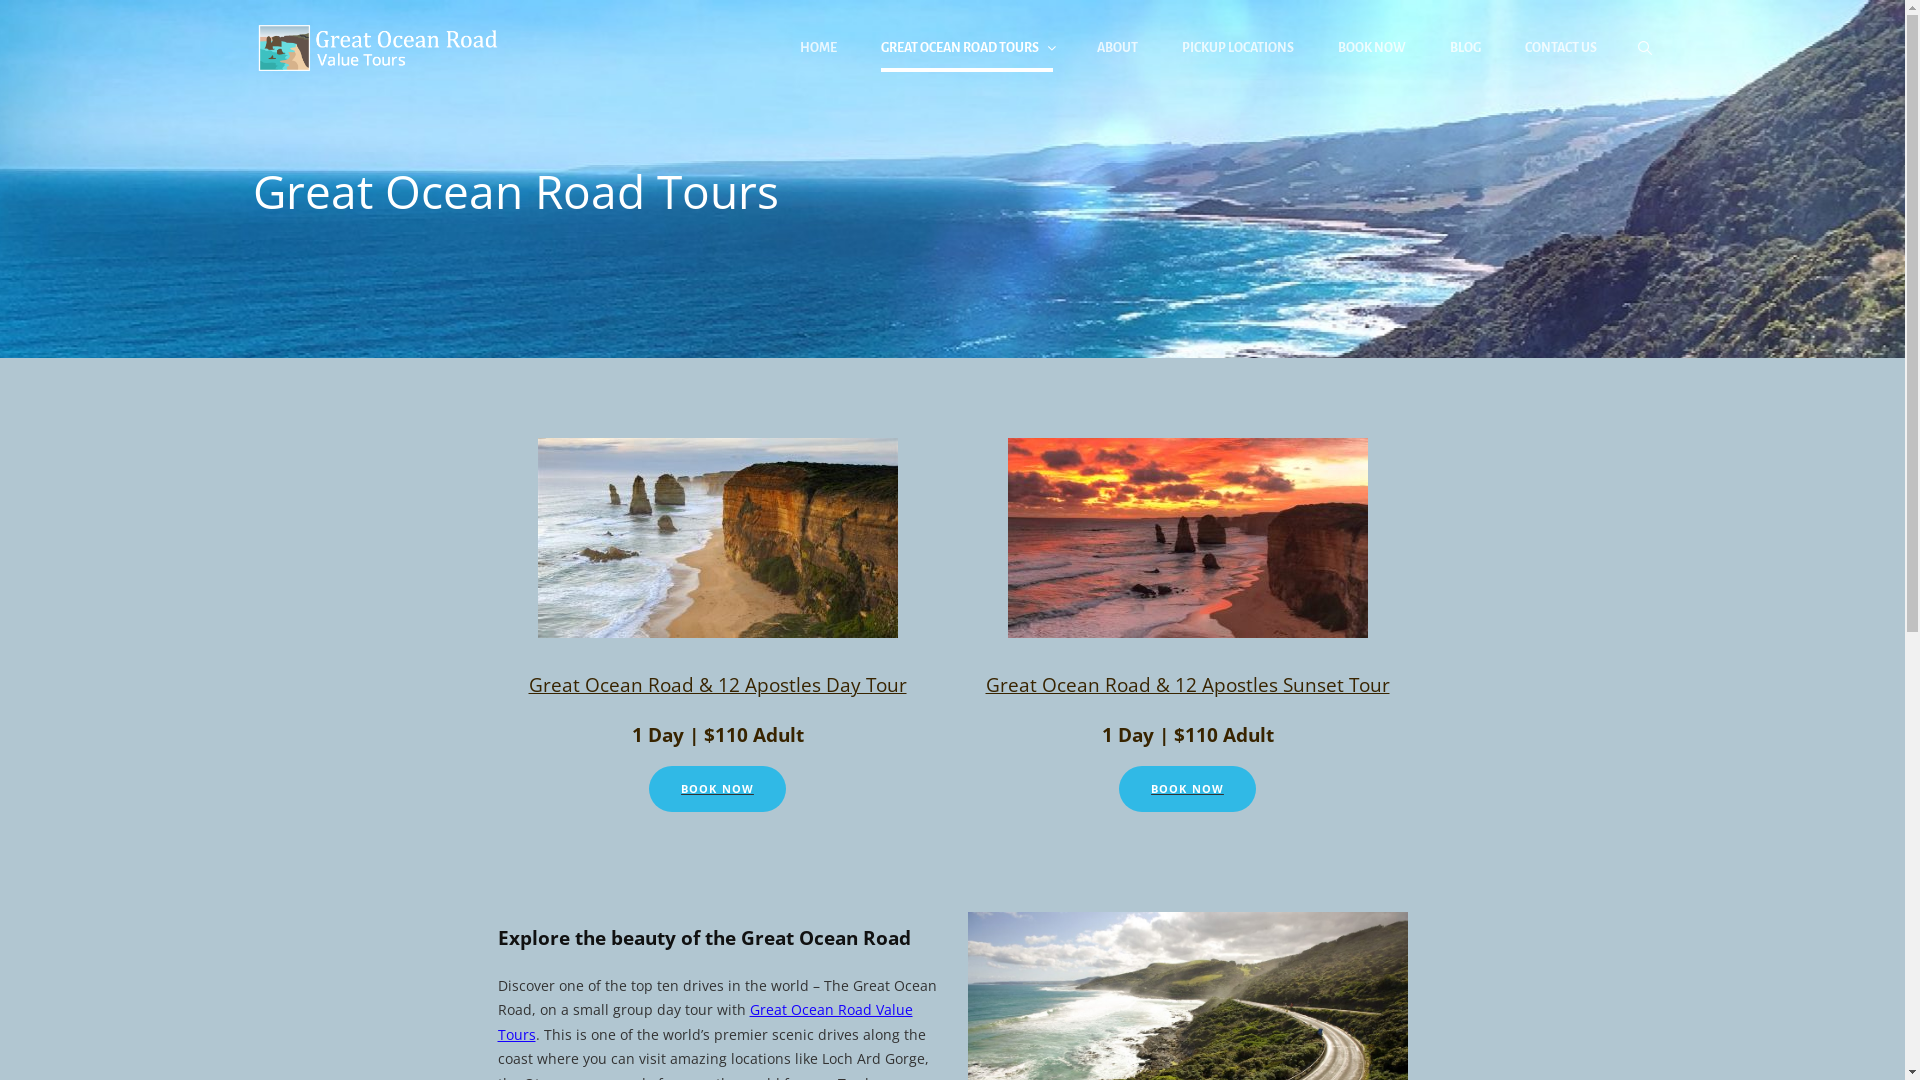 The image size is (1920, 1080). I want to click on 'CONTACT US', so click(1559, 46).